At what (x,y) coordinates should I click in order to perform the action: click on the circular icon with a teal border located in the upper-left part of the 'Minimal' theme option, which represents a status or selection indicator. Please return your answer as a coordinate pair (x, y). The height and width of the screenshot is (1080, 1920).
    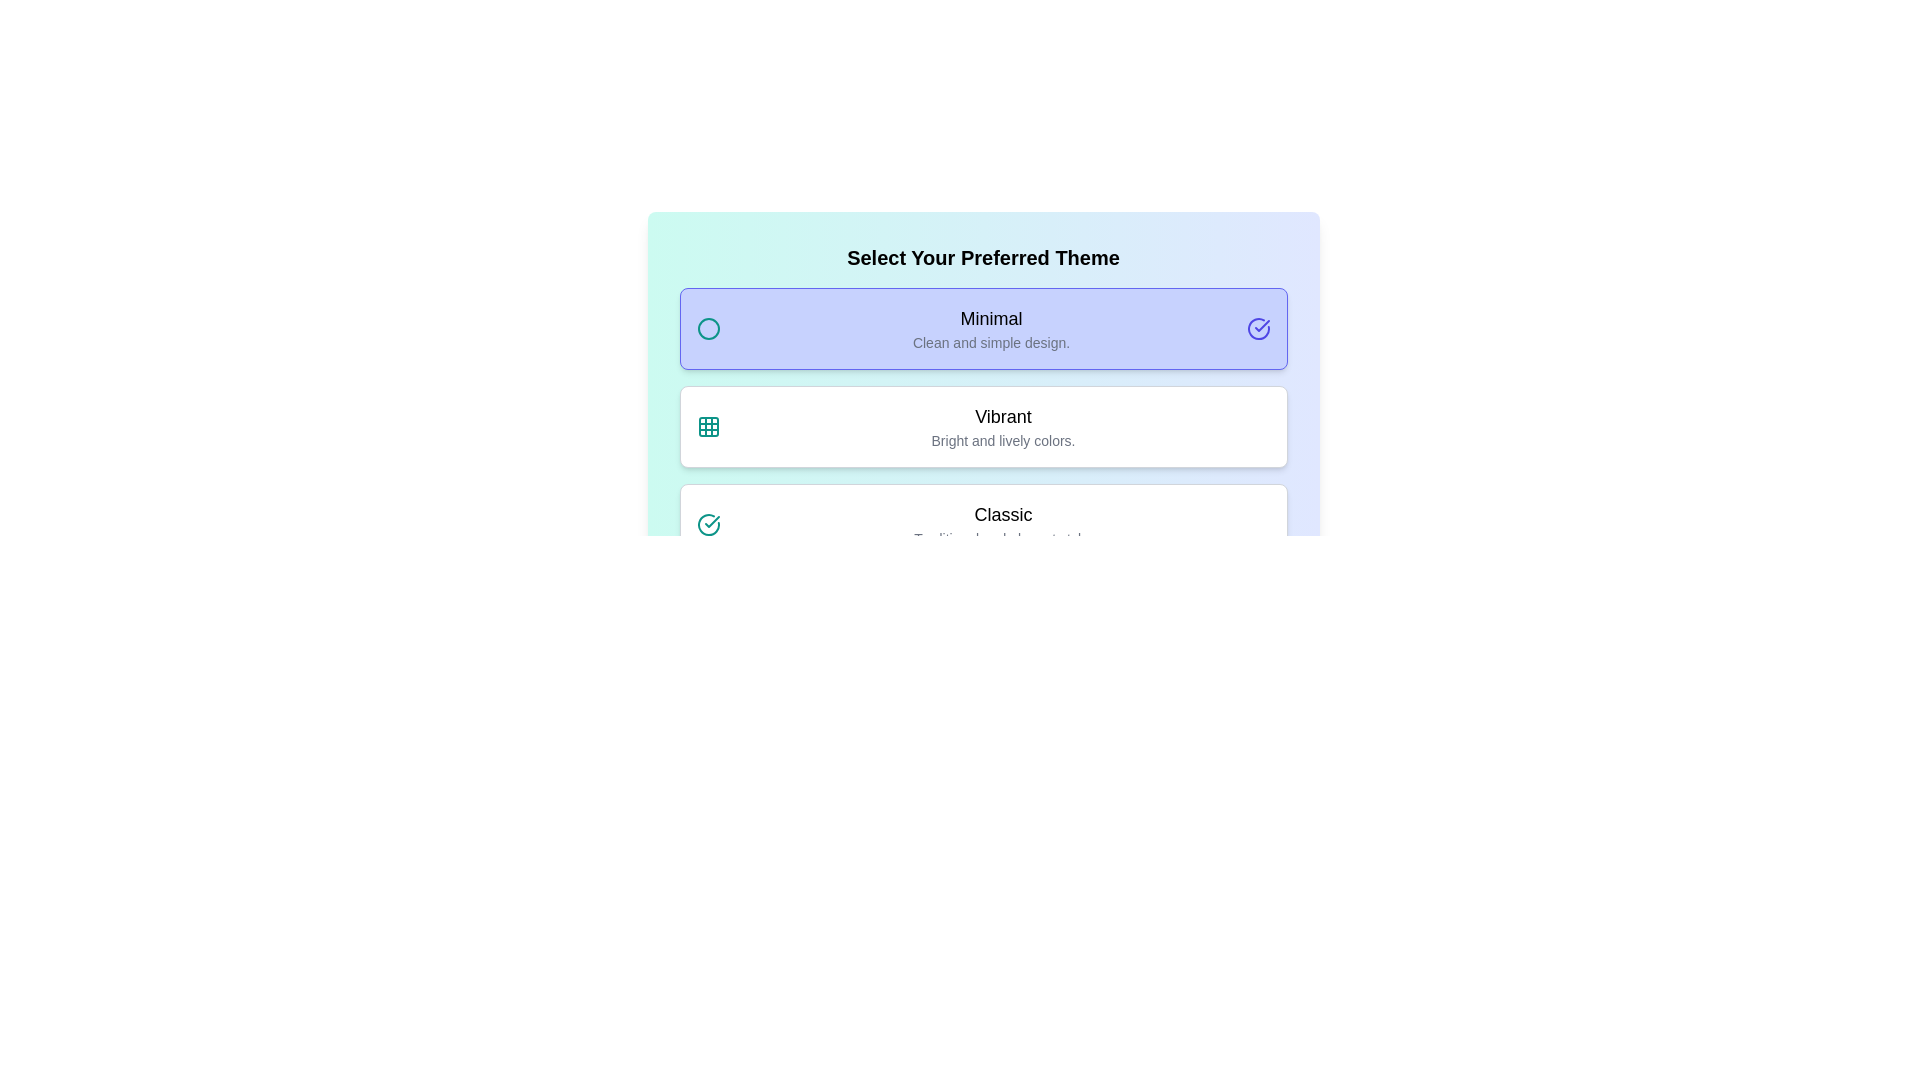
    Looking at the image, I should click on (708, 327).